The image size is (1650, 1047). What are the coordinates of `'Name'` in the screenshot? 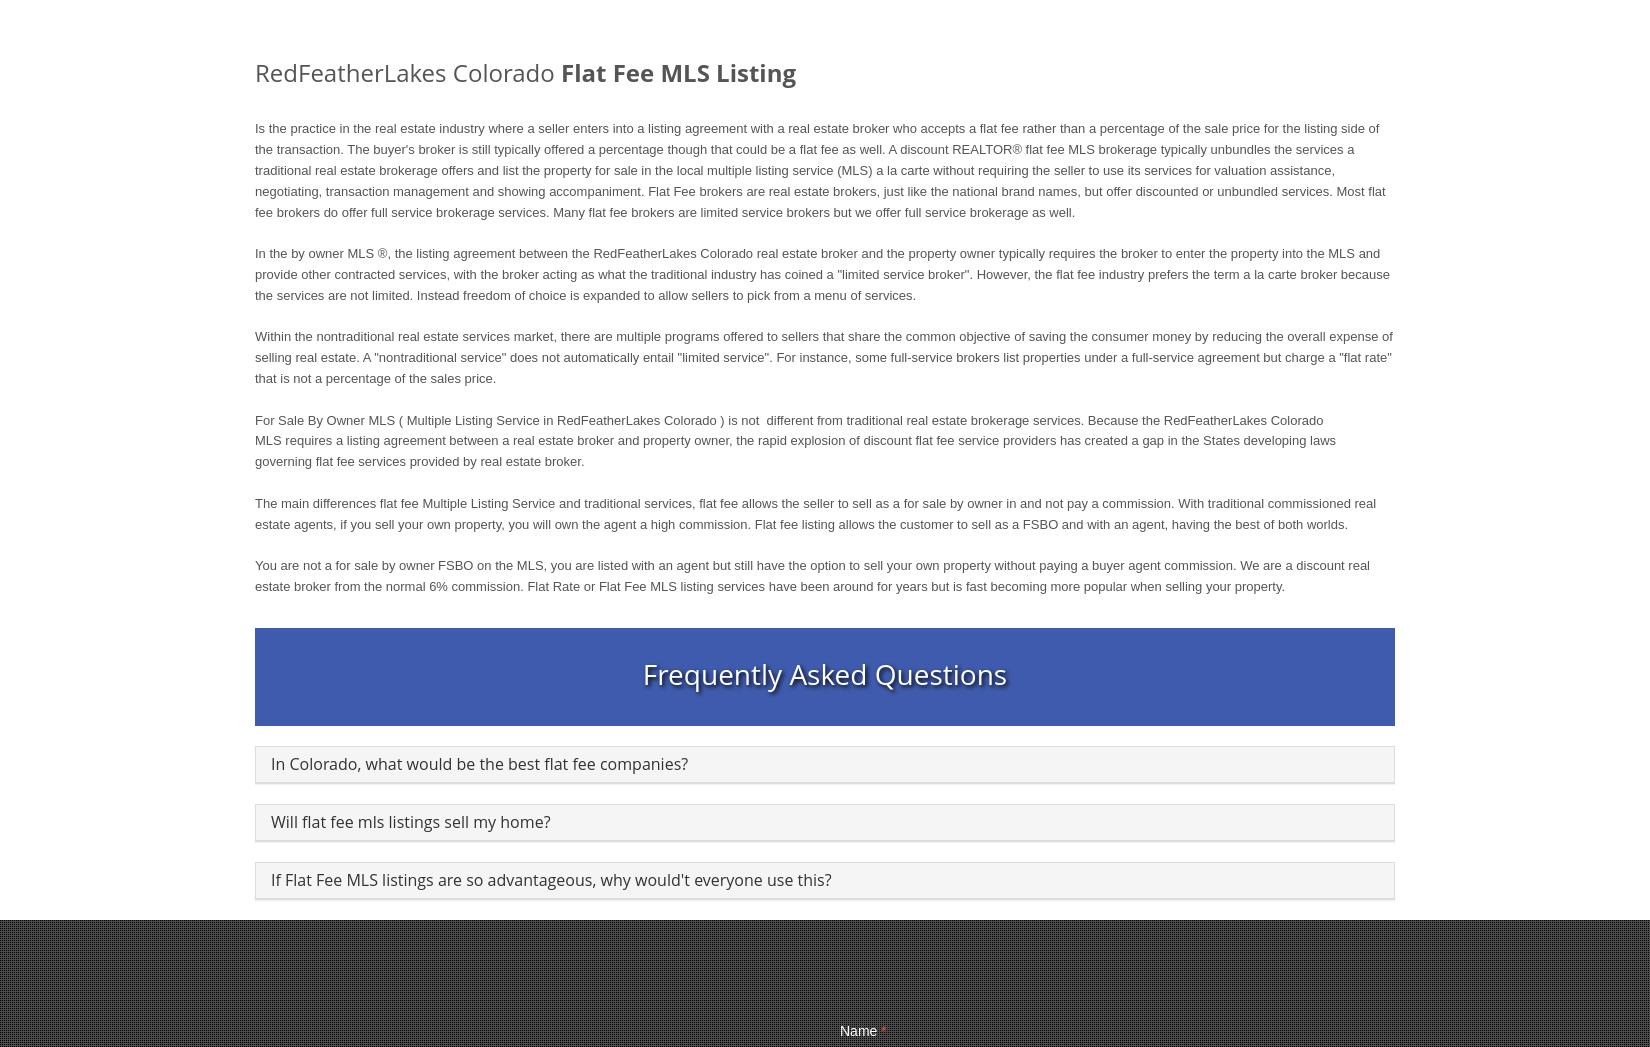 It's located at (860, 1030).